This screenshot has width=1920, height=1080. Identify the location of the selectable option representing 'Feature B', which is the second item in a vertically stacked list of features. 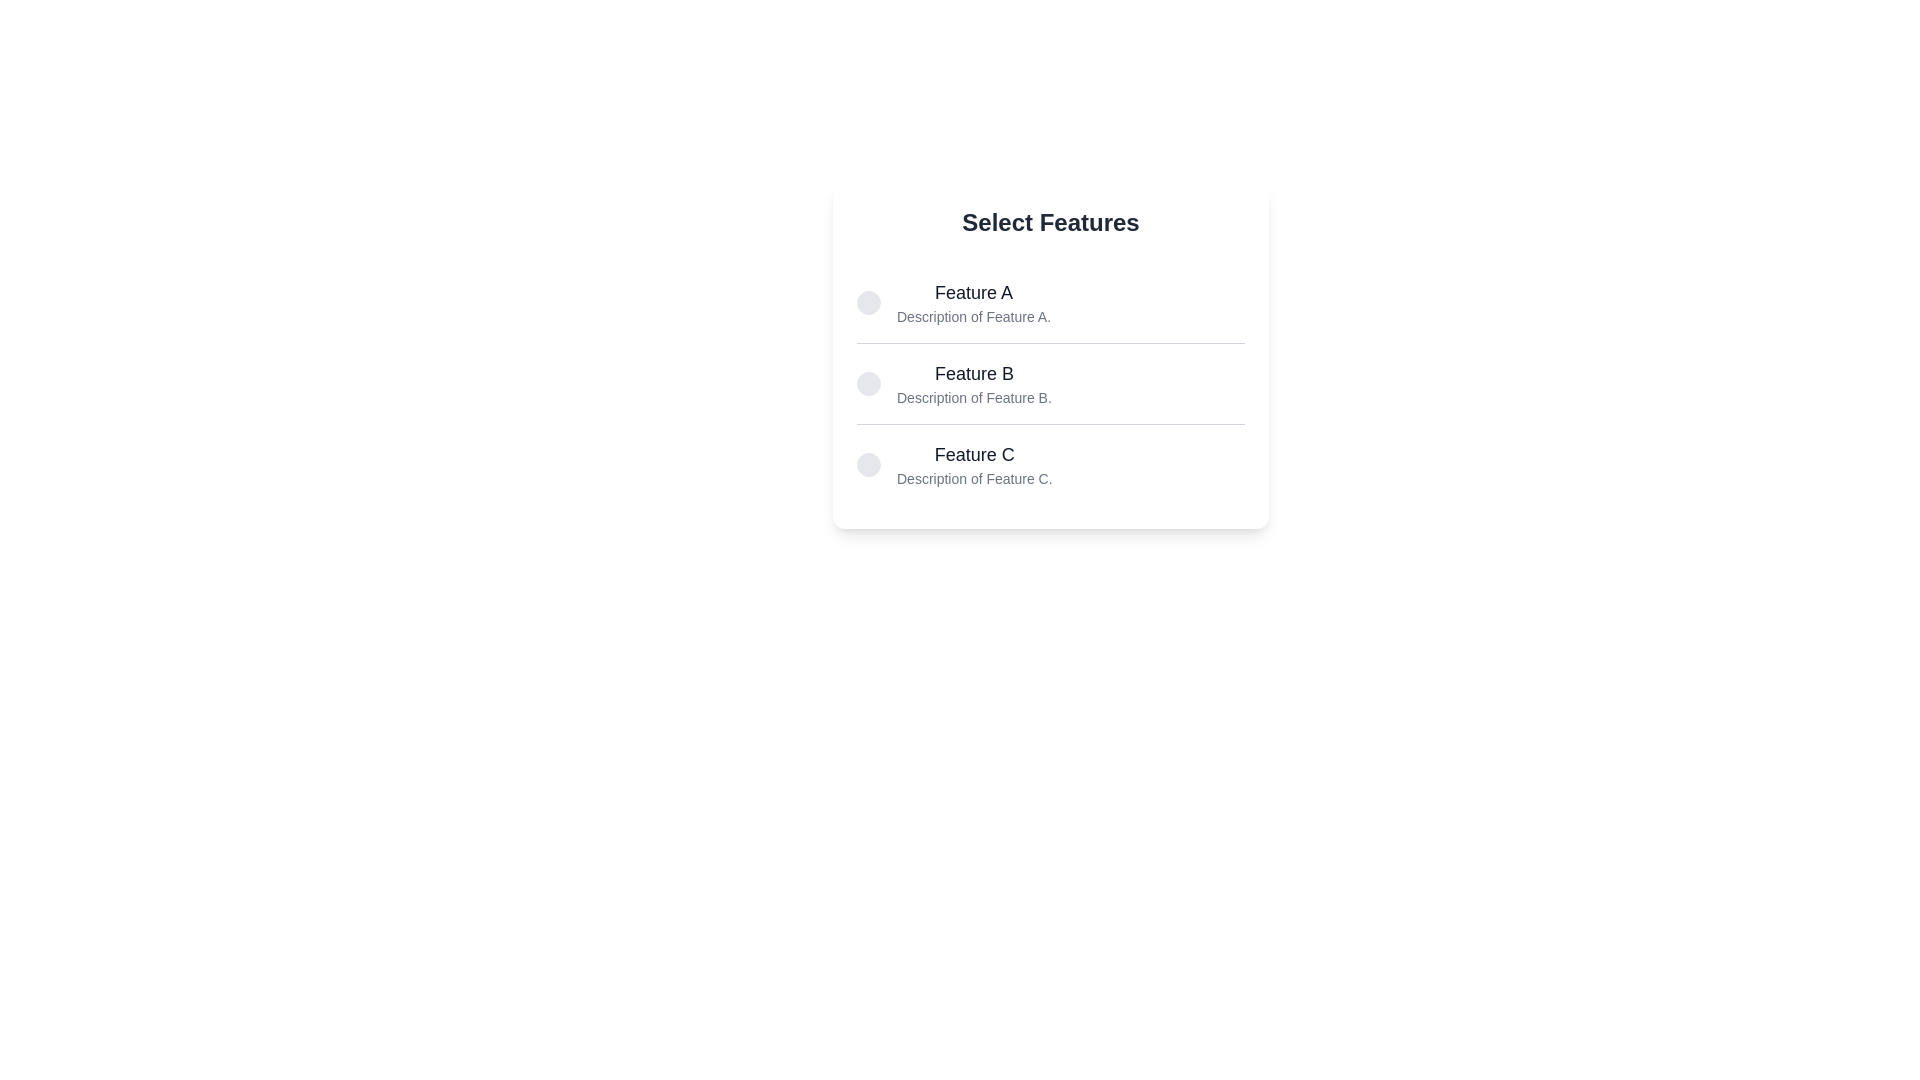
(1050, 383).